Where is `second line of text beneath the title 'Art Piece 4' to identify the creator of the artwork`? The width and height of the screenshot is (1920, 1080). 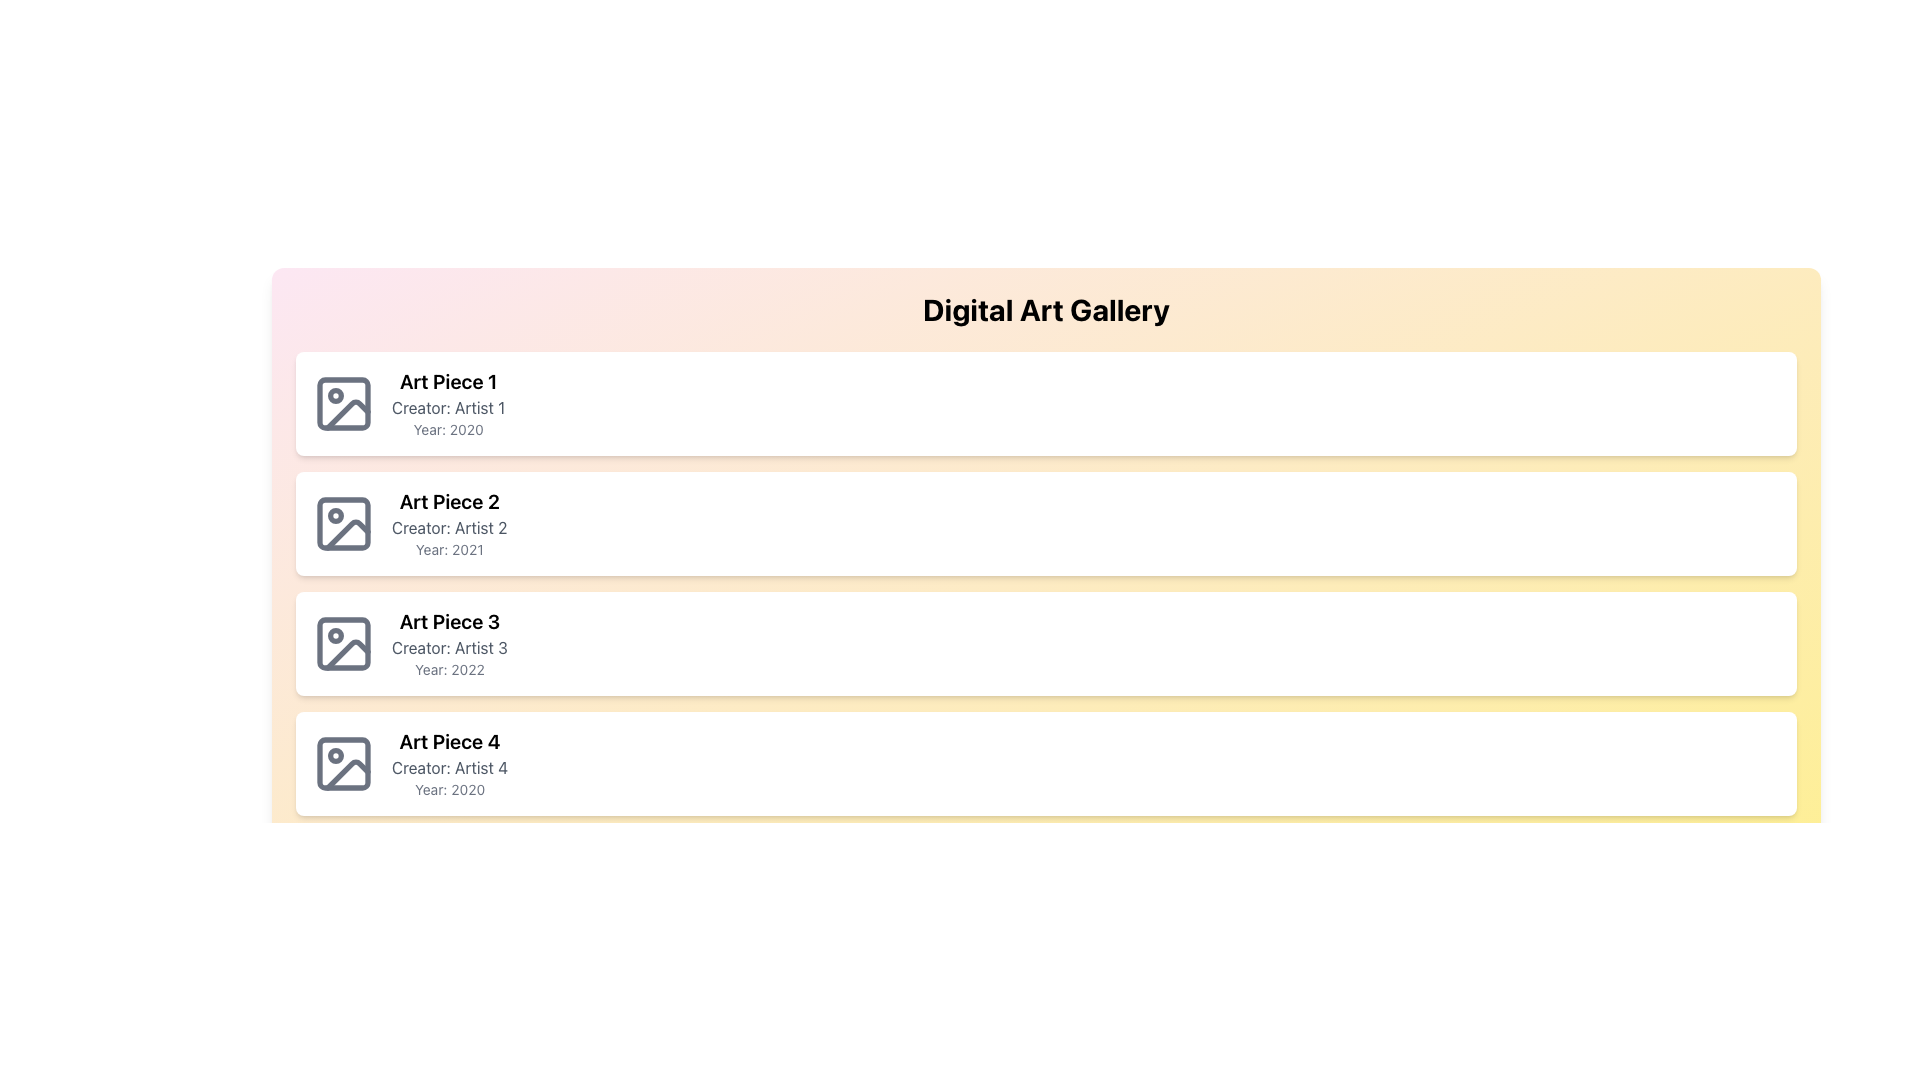
second line of text beneath the title 'Art Piece 4' to identify the creator of the artwork is located at coordinates (449, 766).